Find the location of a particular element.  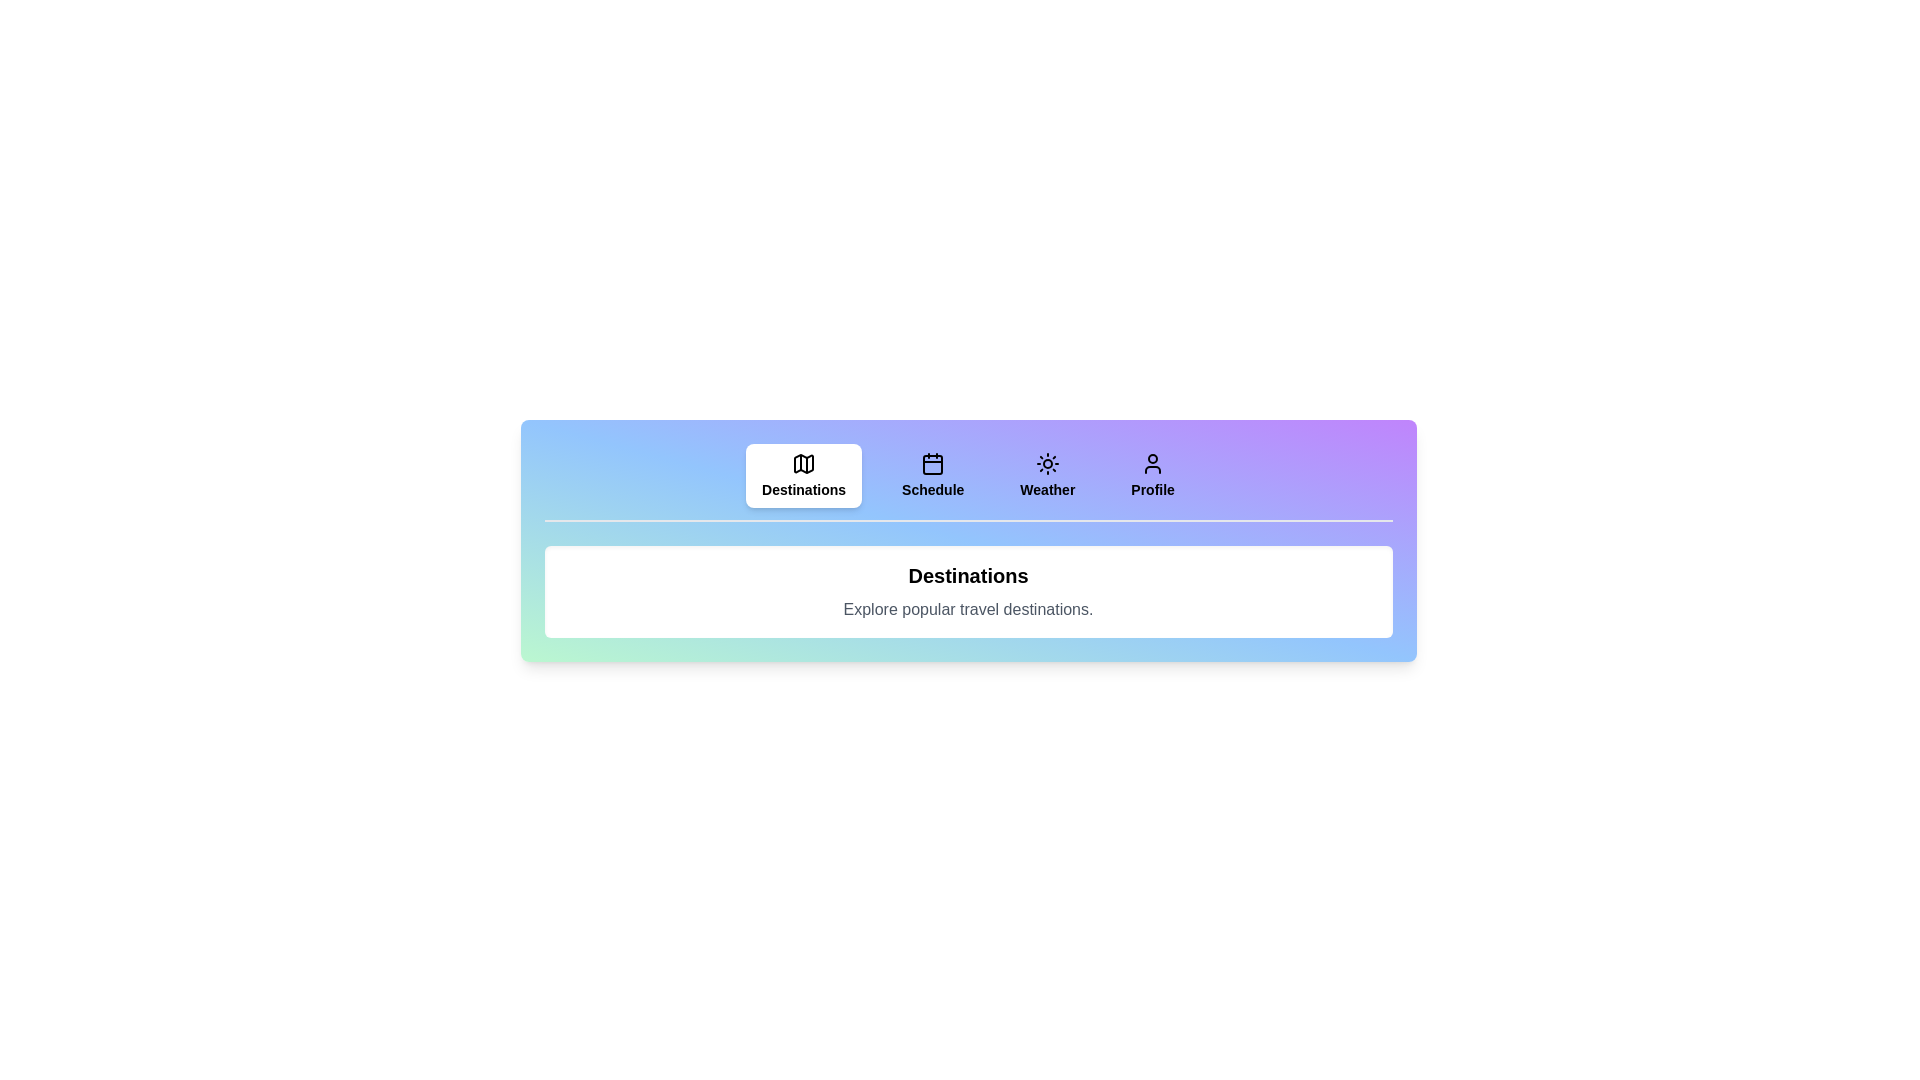

the Weather tab is located at coordinates (1046, 475).